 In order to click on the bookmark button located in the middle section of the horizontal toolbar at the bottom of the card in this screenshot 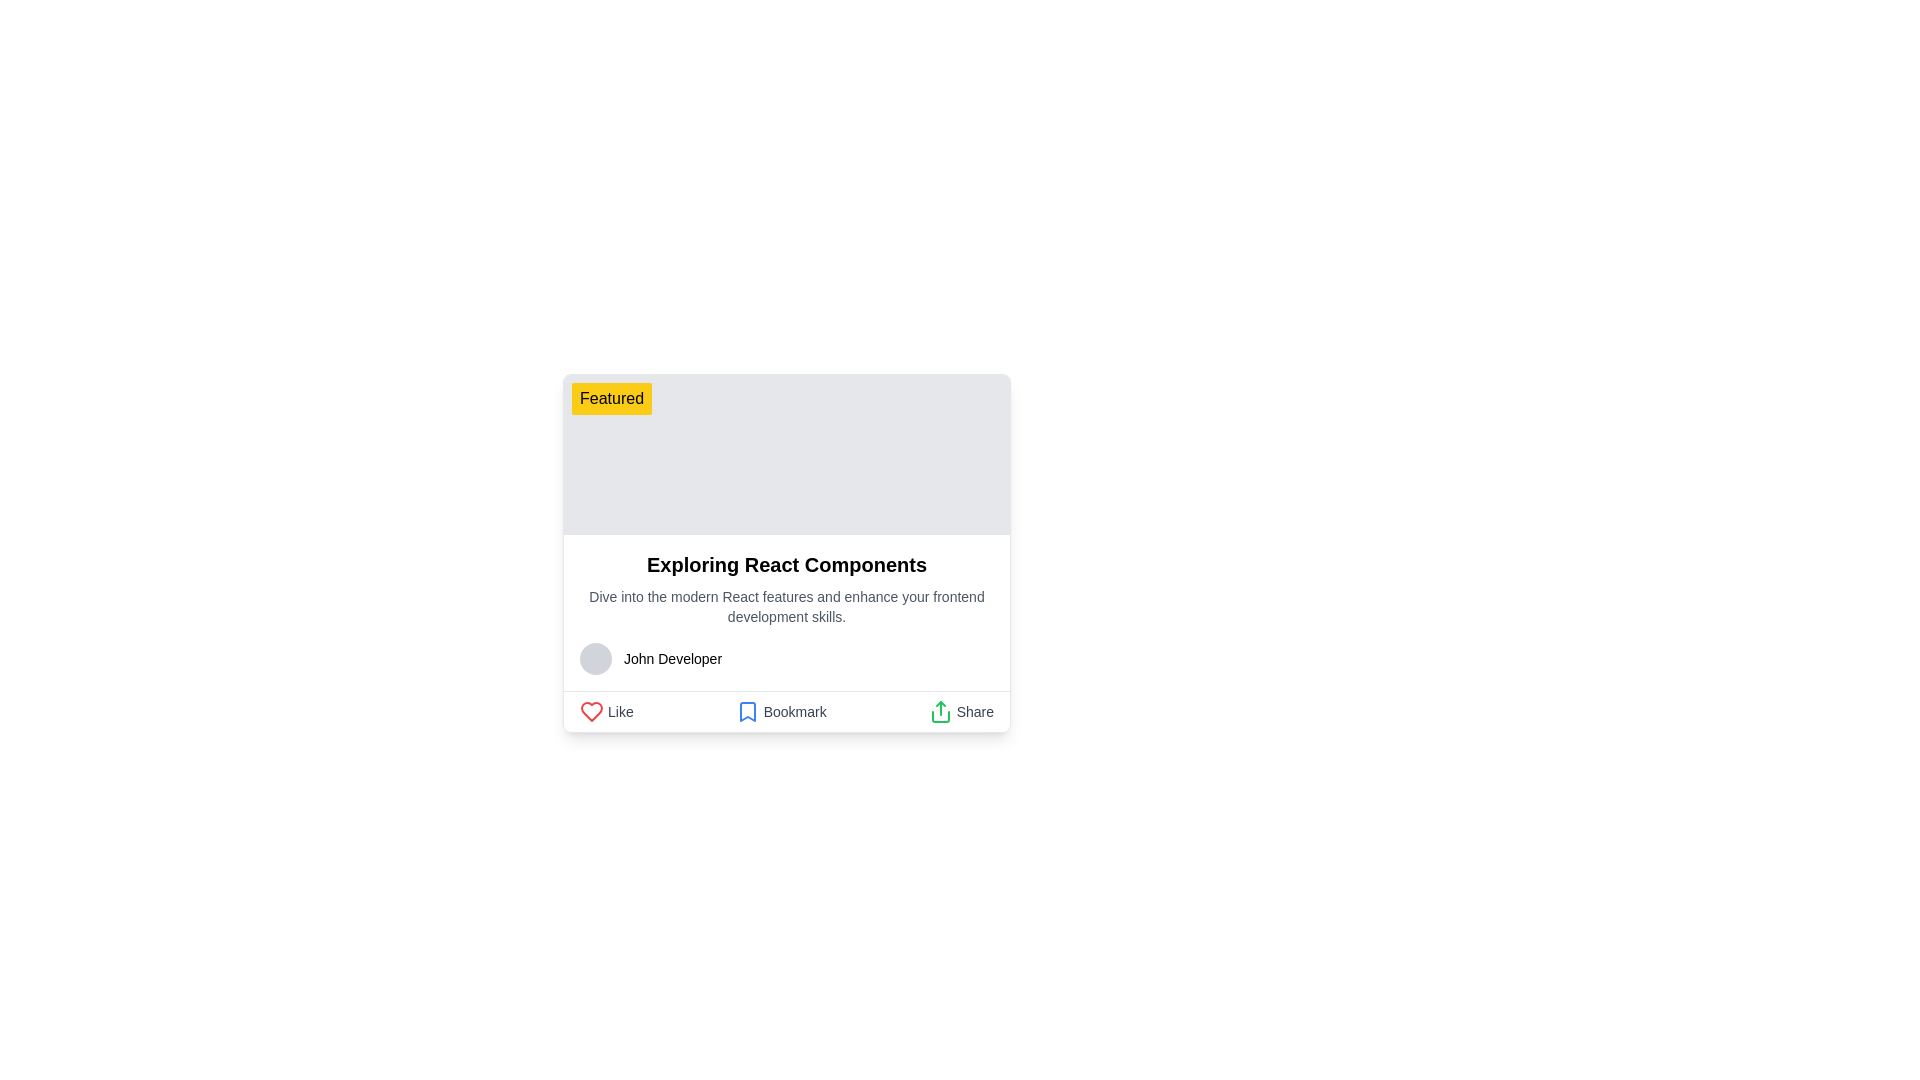, I will do `click(780, 711)`.